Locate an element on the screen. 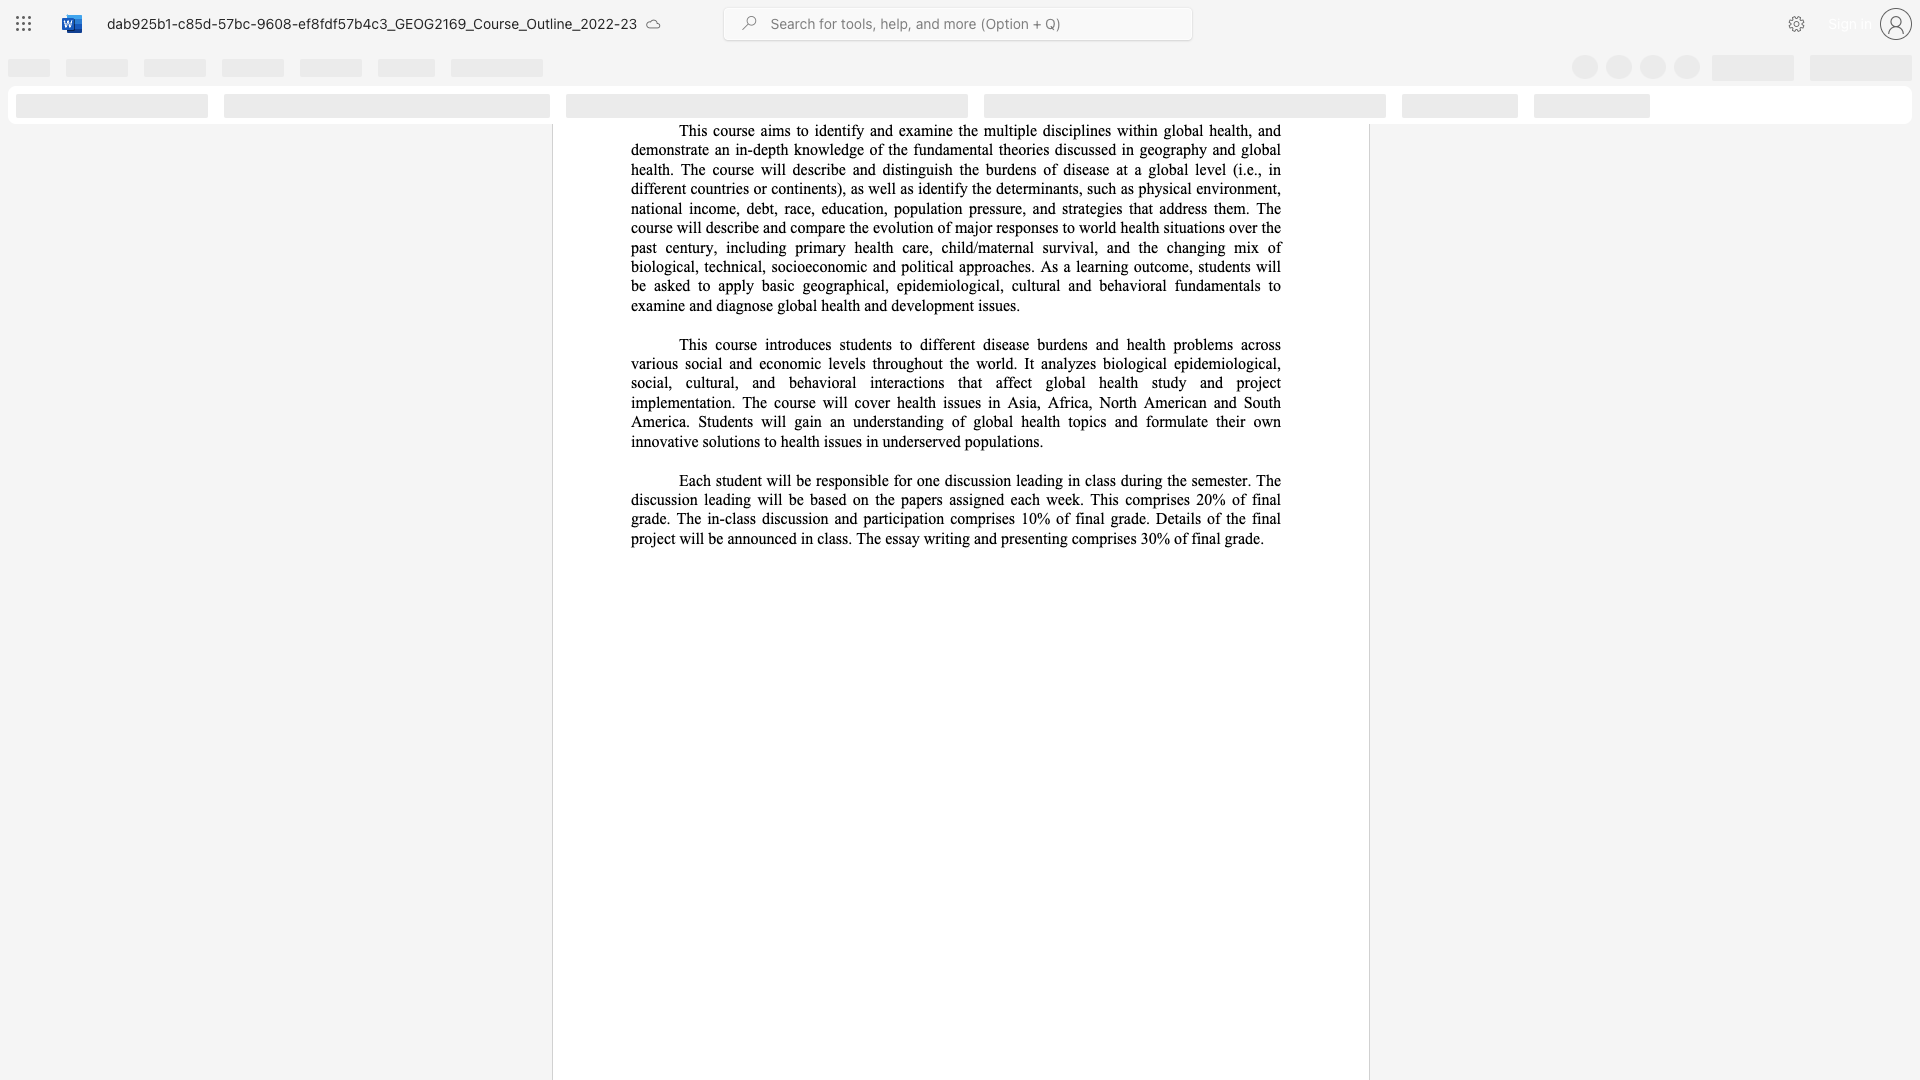 The width and height of the screenshot is (1920, 1080). the subset text "n in-depth knowledge of the fundamental theories discussed in geography and global health. The course will describe and distinguish the burdens of disease at a global level (i." within the text "This course aims to identify and examine the multiple disciplines within global health, and demonstrate an in-depth knowledge of the fundamental theories discussed in geography and global health. The course will describe and distinguish the burdens of disease at a global level (i.e., in different" is located at coordinates (720, 148).